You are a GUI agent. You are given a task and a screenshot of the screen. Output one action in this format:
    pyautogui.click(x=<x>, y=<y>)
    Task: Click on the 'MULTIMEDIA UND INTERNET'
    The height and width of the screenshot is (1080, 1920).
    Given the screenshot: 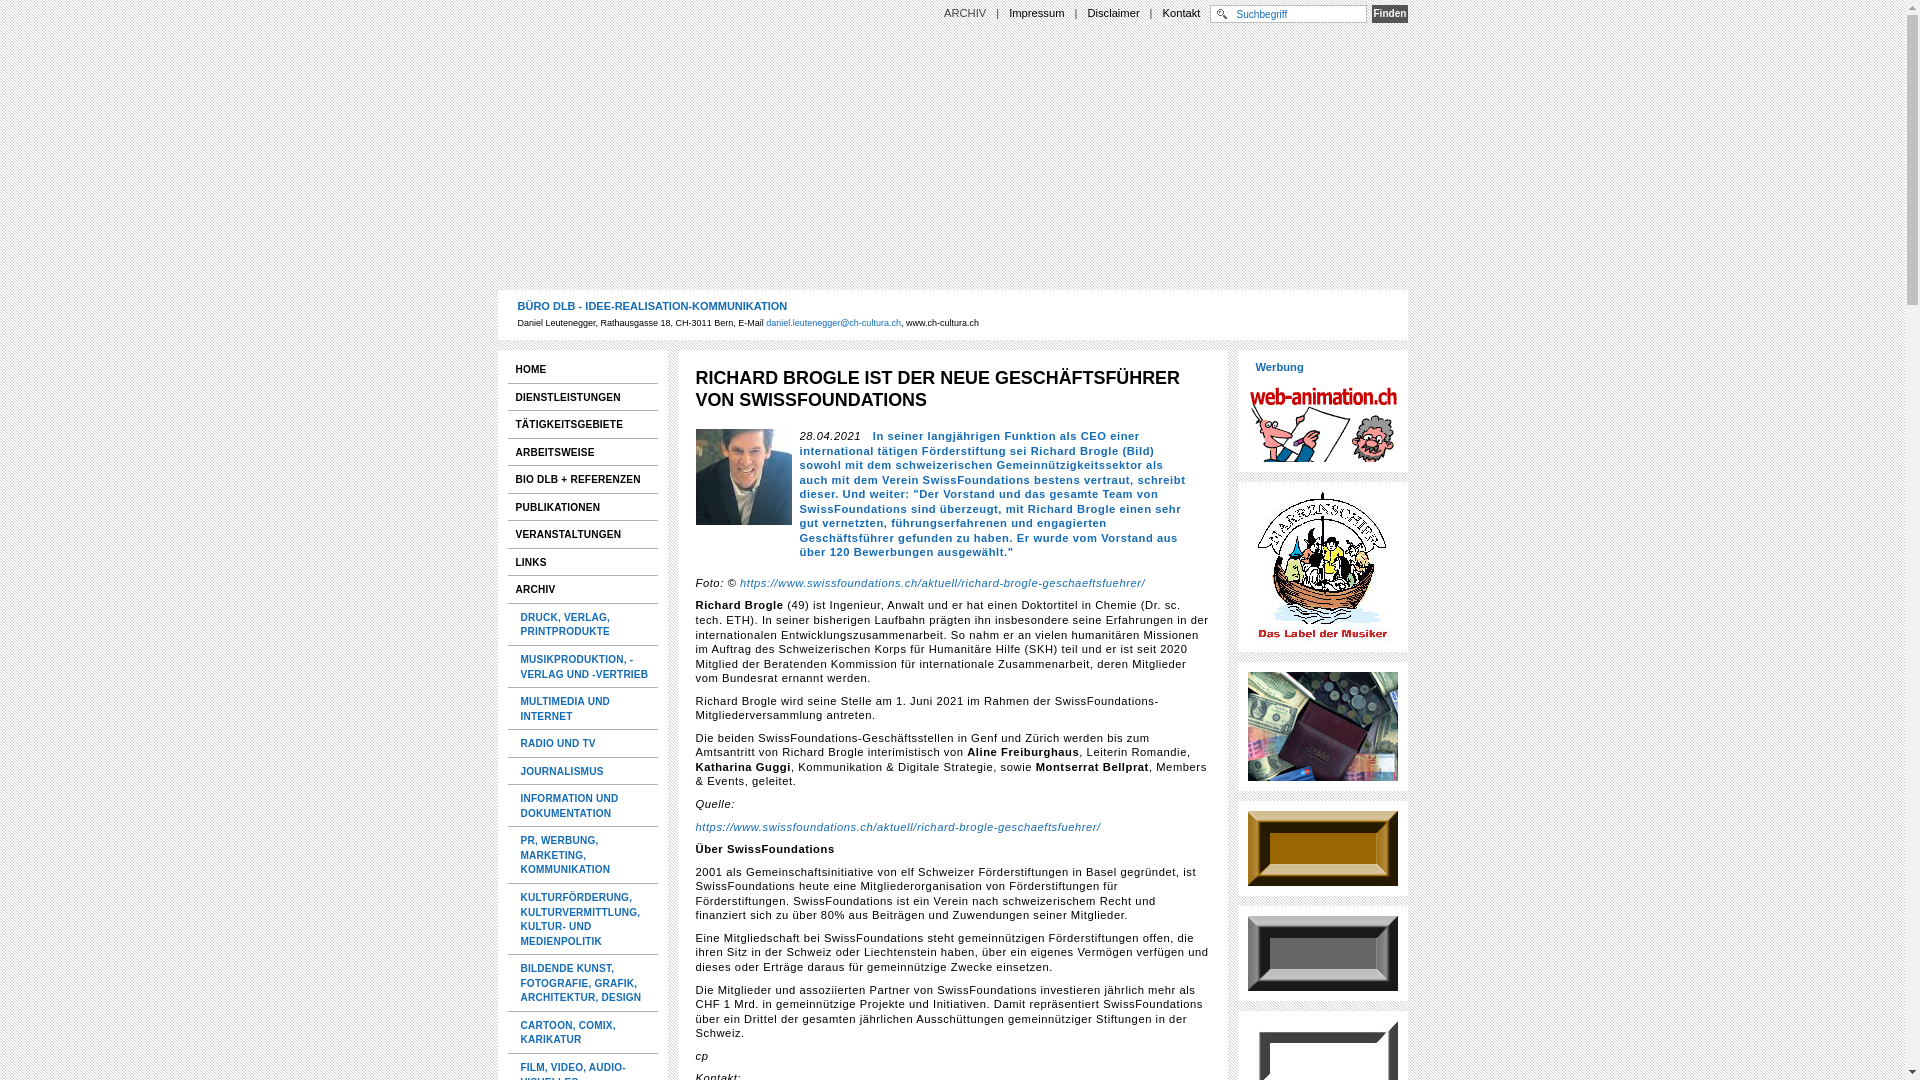 What is the action you would take?
    pyautogui.click(x=583, y=707)
    